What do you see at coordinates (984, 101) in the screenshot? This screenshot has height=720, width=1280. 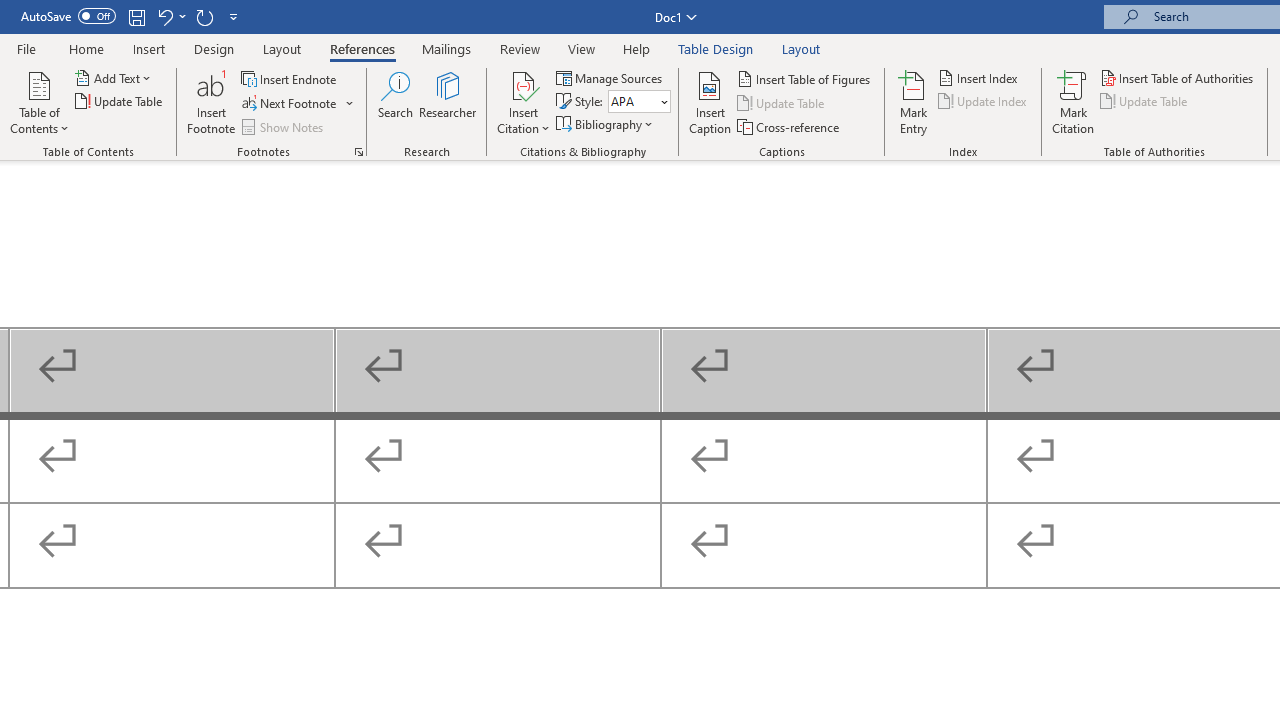 I see `'Update Index'` at bounding box center [984, 101].